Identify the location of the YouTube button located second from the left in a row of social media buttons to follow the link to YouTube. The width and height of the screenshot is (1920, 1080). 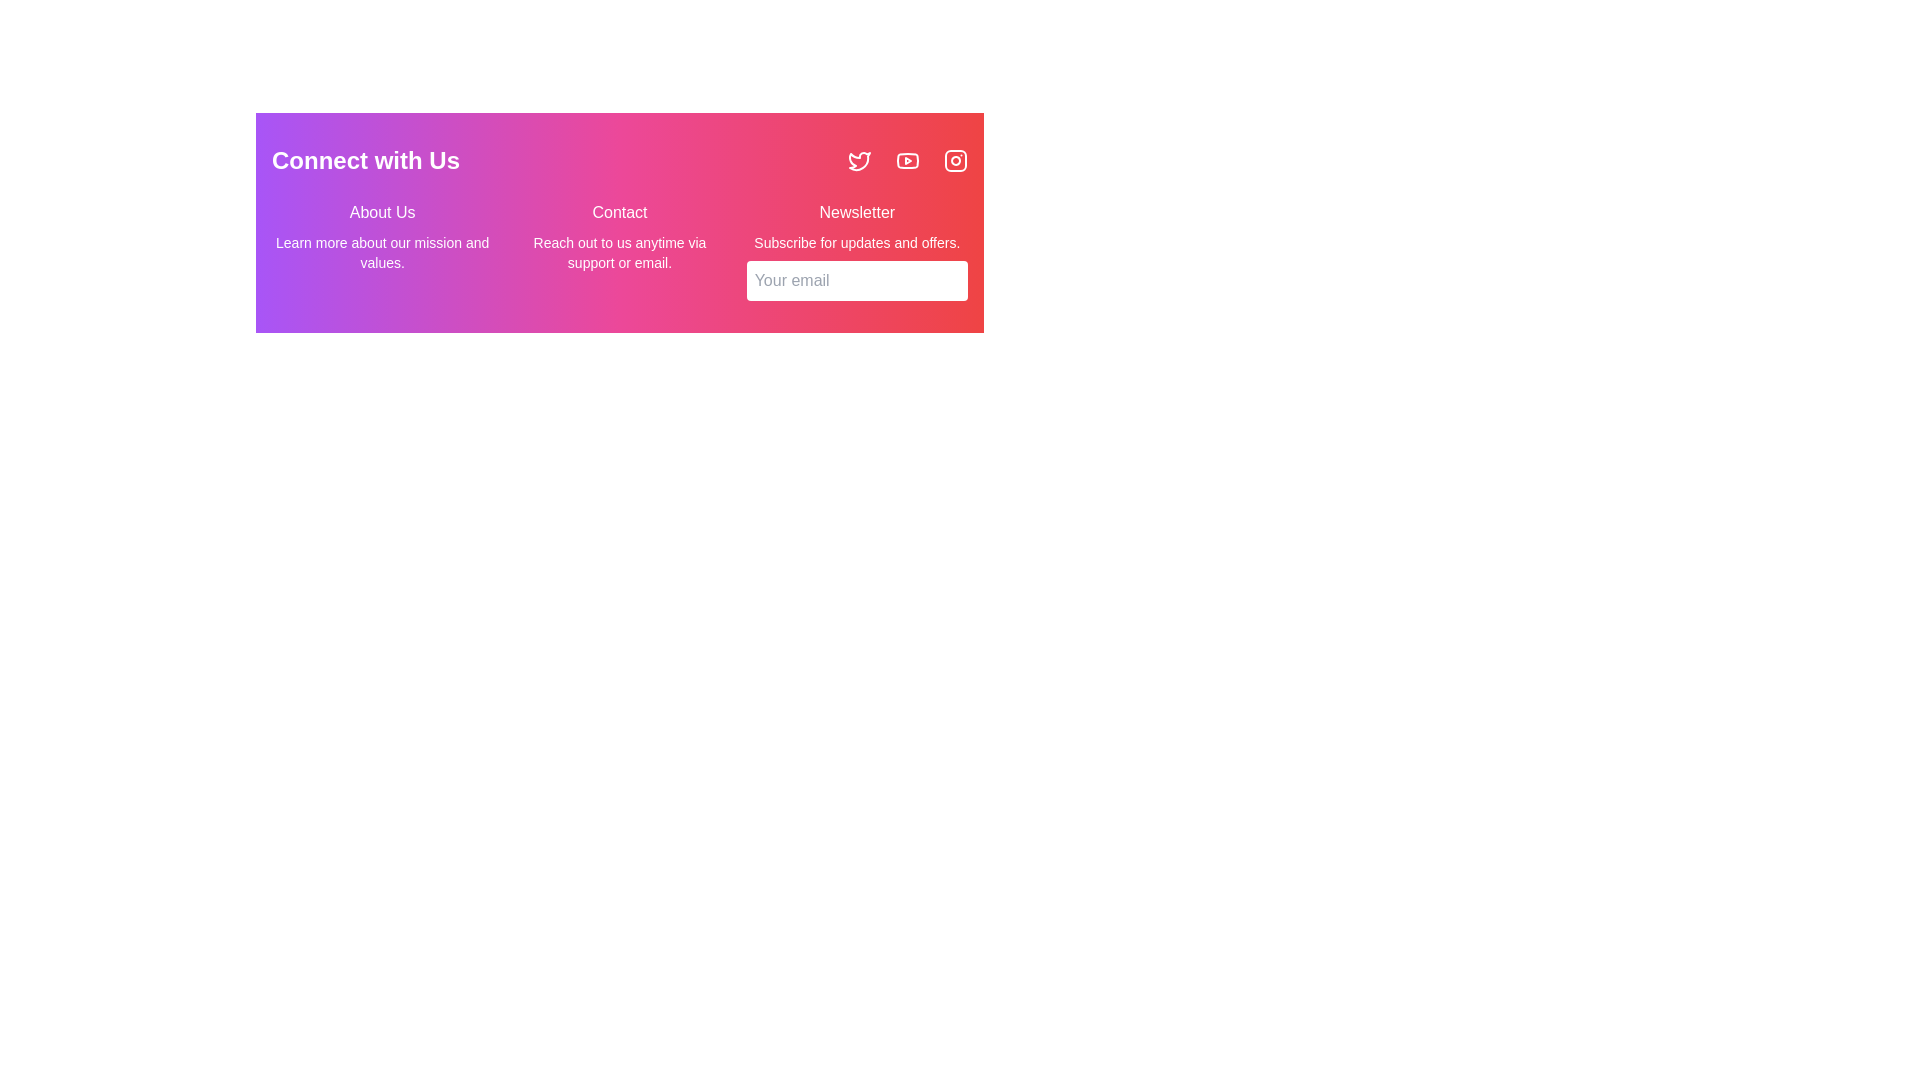
(906, 160).